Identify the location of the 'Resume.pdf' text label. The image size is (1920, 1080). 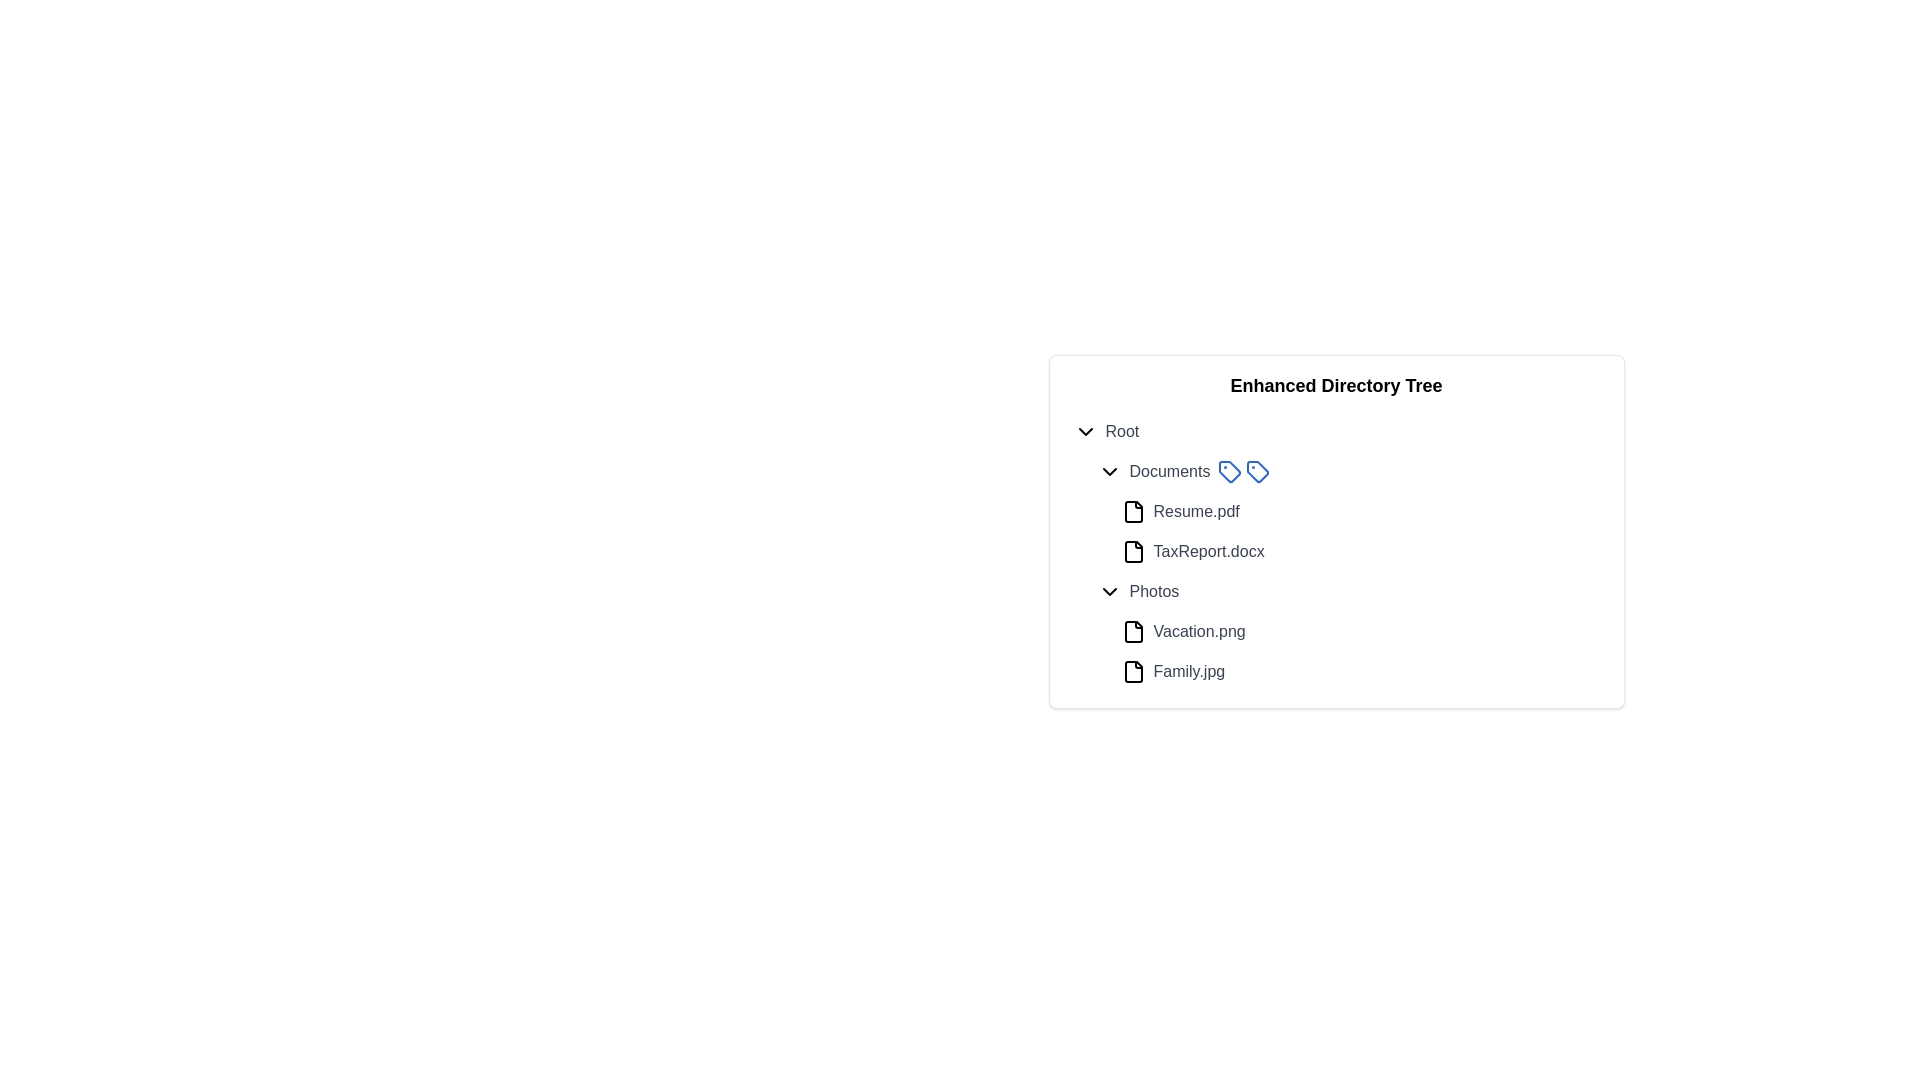
(1196, 511).